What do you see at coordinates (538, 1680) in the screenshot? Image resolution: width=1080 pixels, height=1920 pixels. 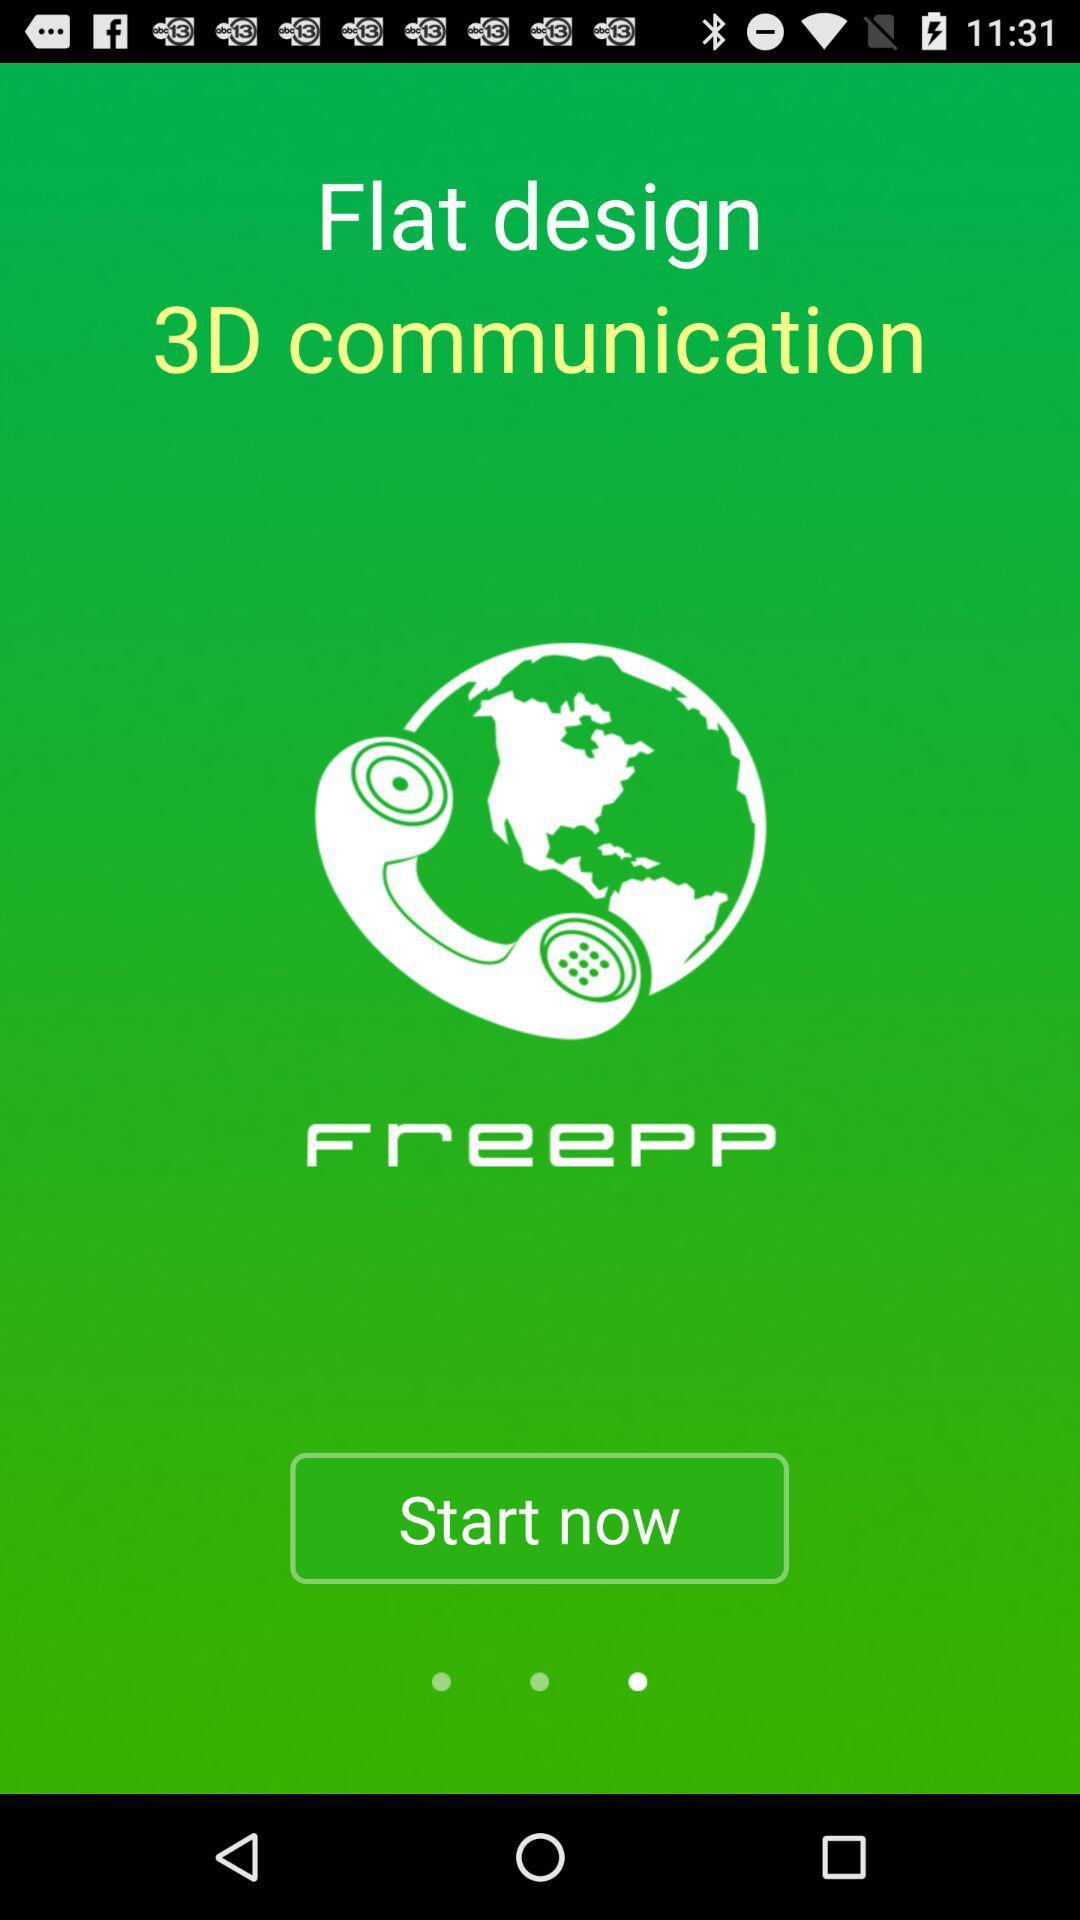 I see `previous slide` at bounding box center [538, 1680].